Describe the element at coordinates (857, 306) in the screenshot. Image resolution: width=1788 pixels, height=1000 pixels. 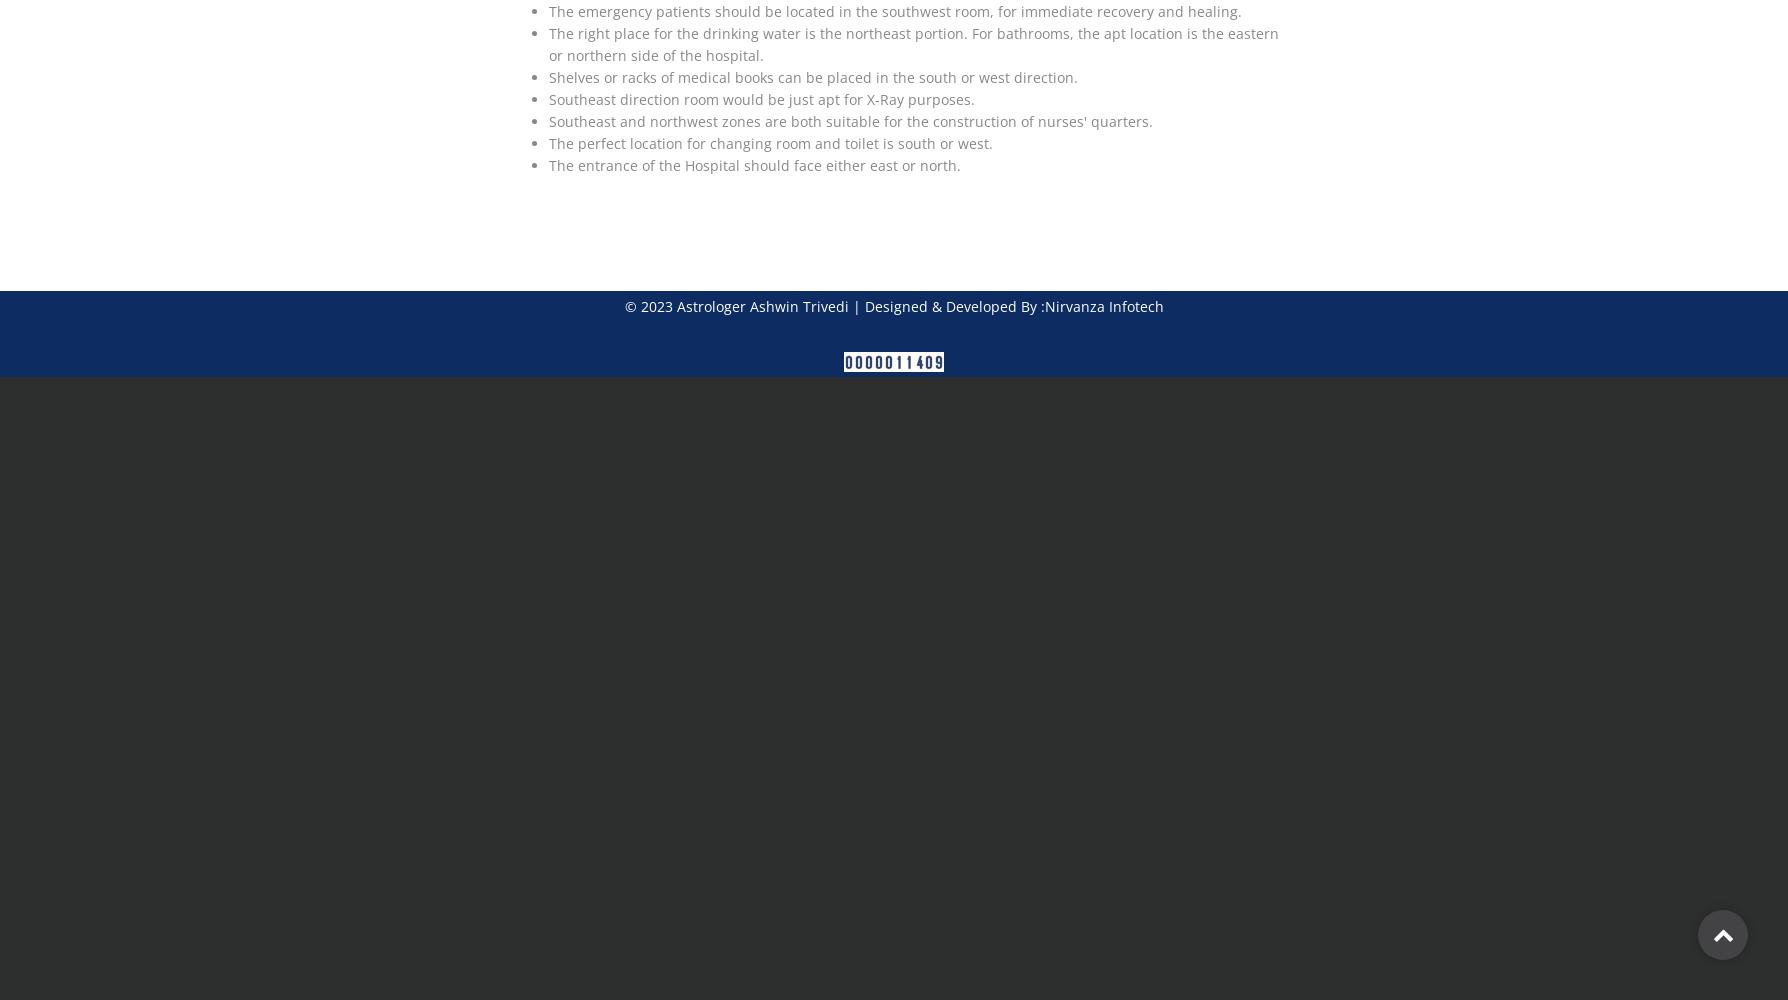
I see `'Astrologer Ashwin Trivedi | Designed & Developed By :'` at that location.